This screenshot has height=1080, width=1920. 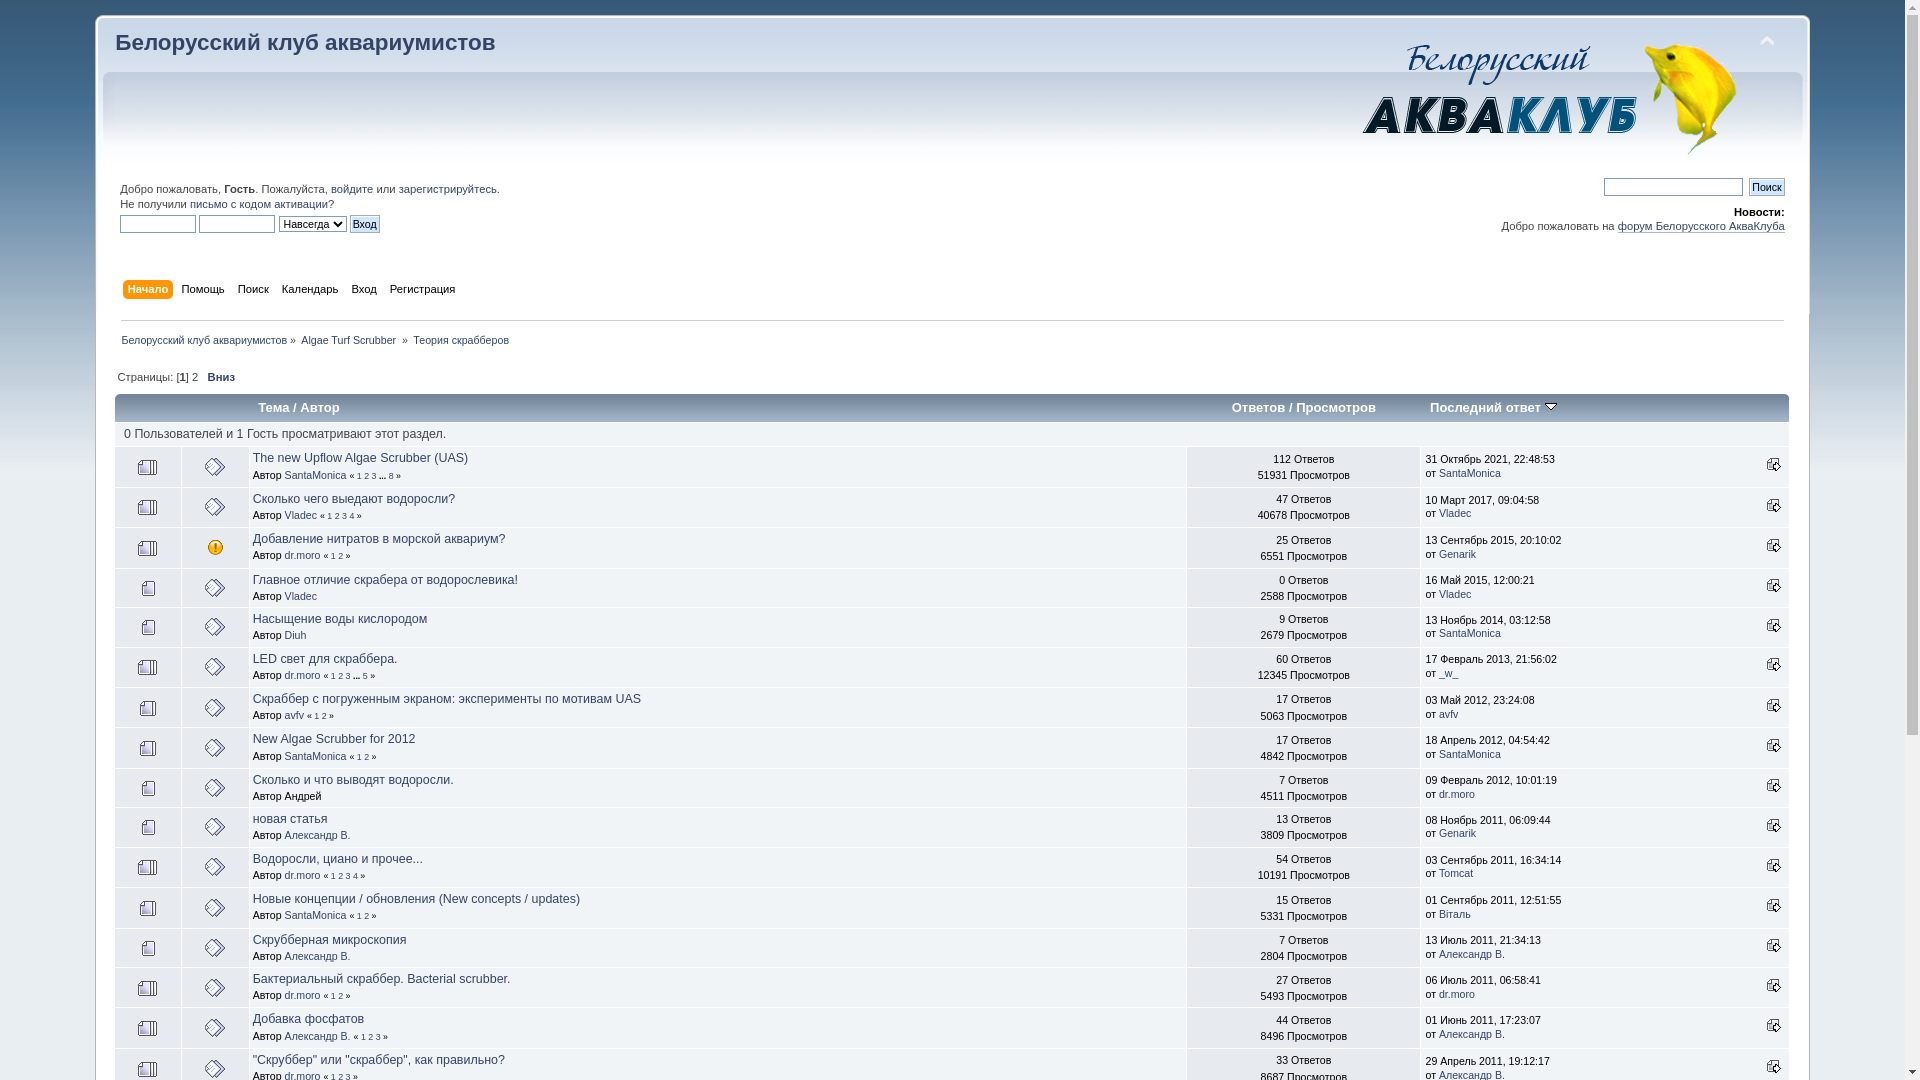 What do you see at coordinates (365, 675) in the screenshot?
I see `'5'` at bounding box center [365, 675].